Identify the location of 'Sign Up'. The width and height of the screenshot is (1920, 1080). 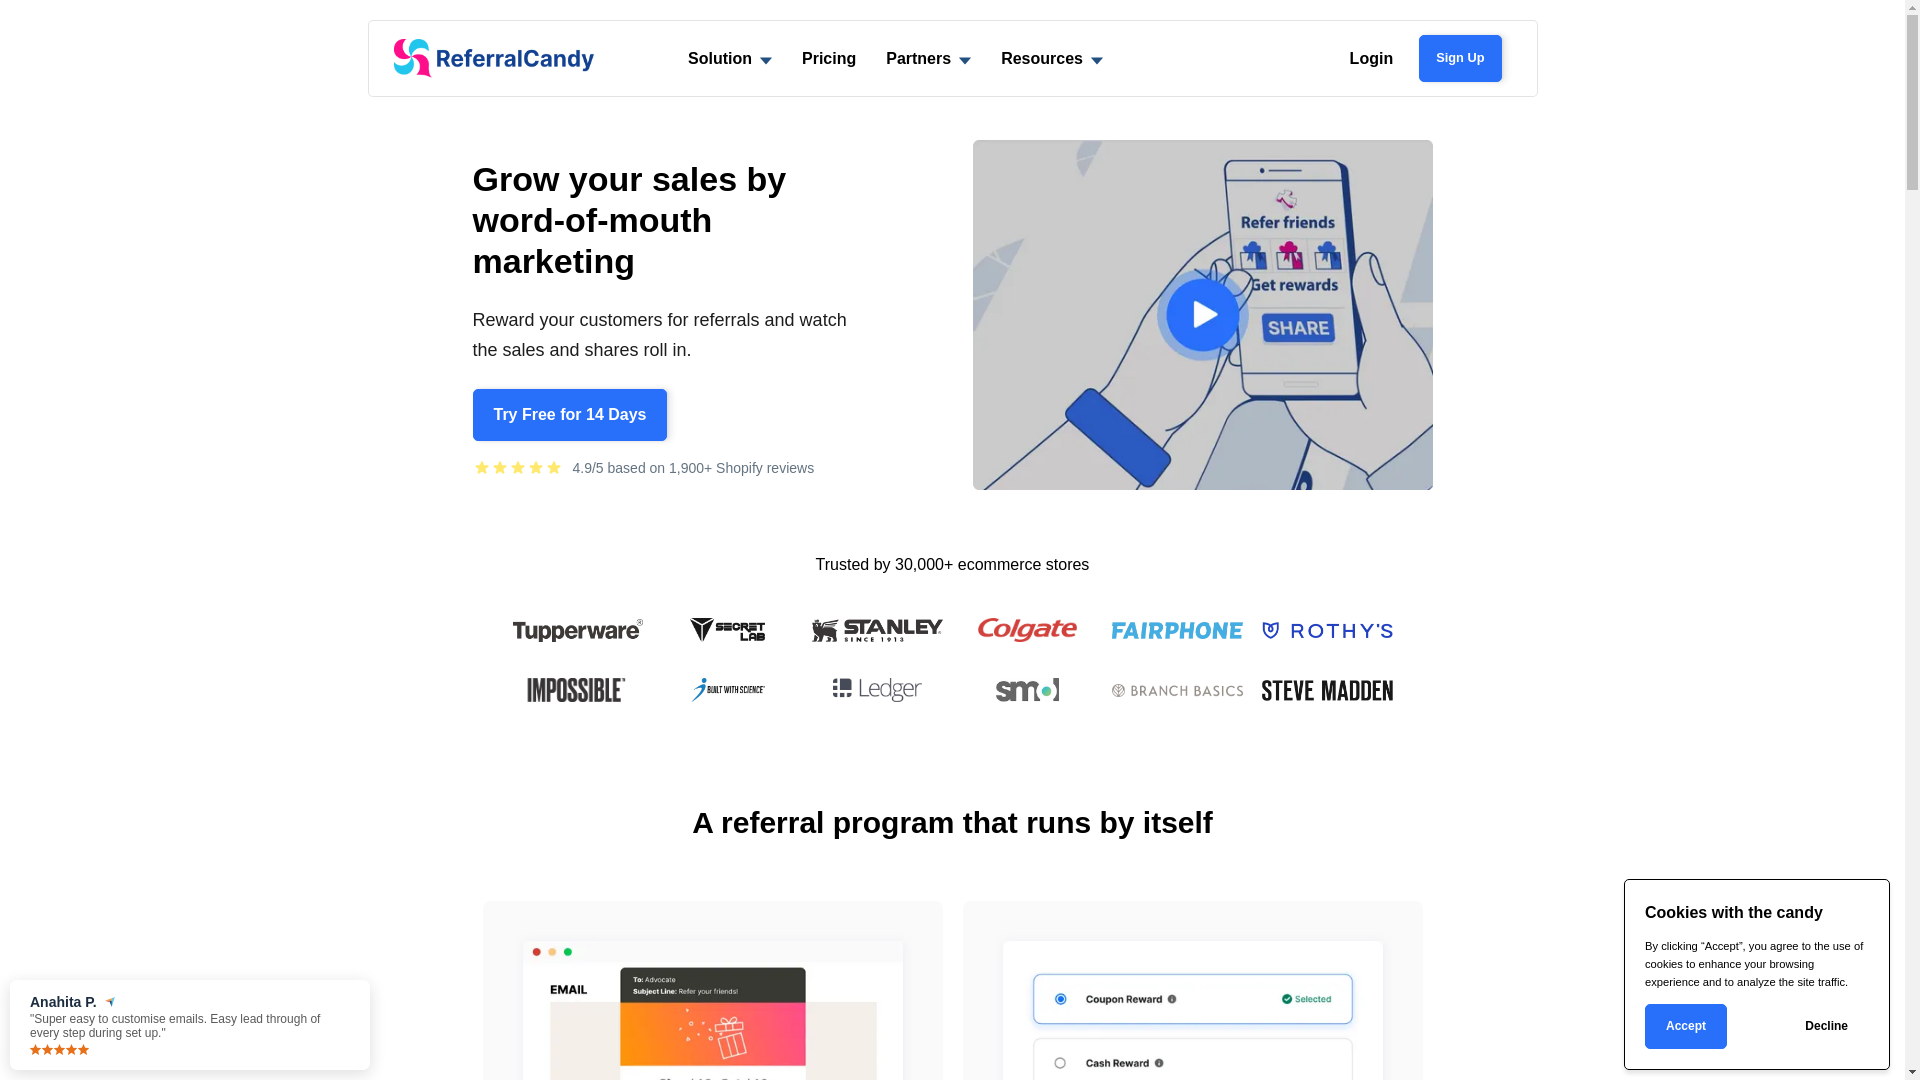
(1459, 56).